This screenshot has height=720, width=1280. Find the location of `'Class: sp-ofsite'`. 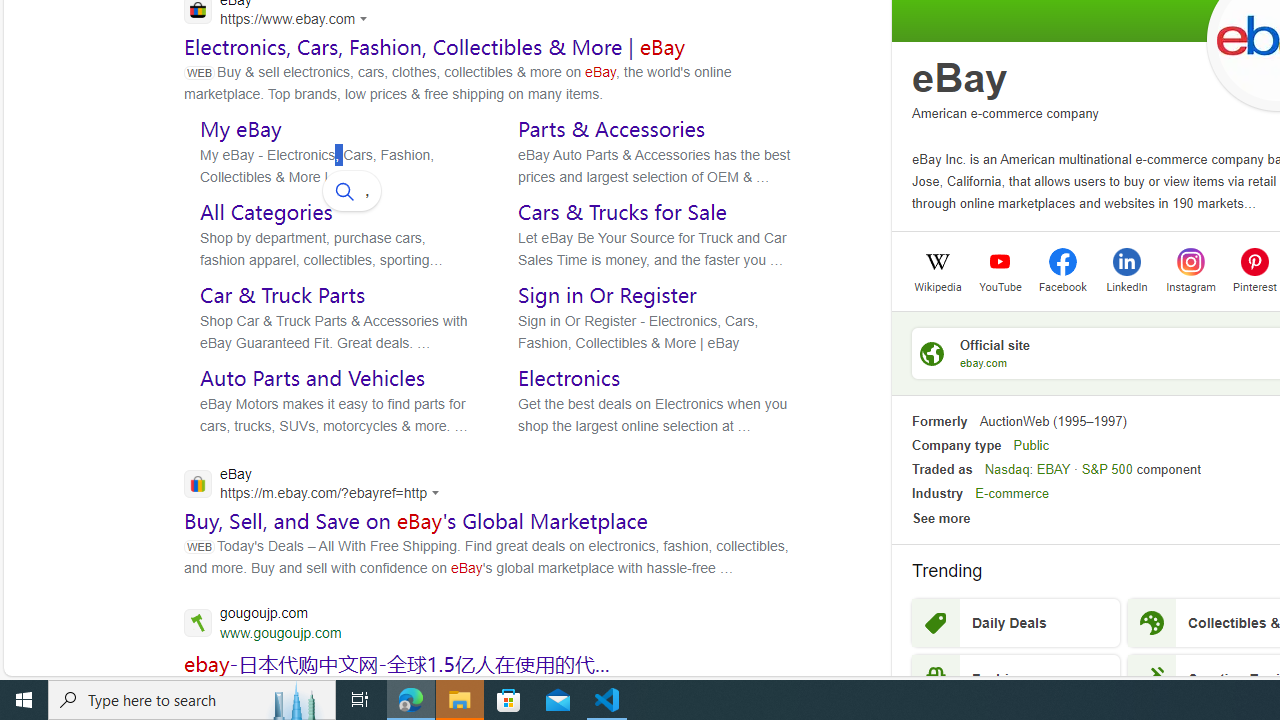

'Class: sp-ofsite' is located at coordinates (931, 352).